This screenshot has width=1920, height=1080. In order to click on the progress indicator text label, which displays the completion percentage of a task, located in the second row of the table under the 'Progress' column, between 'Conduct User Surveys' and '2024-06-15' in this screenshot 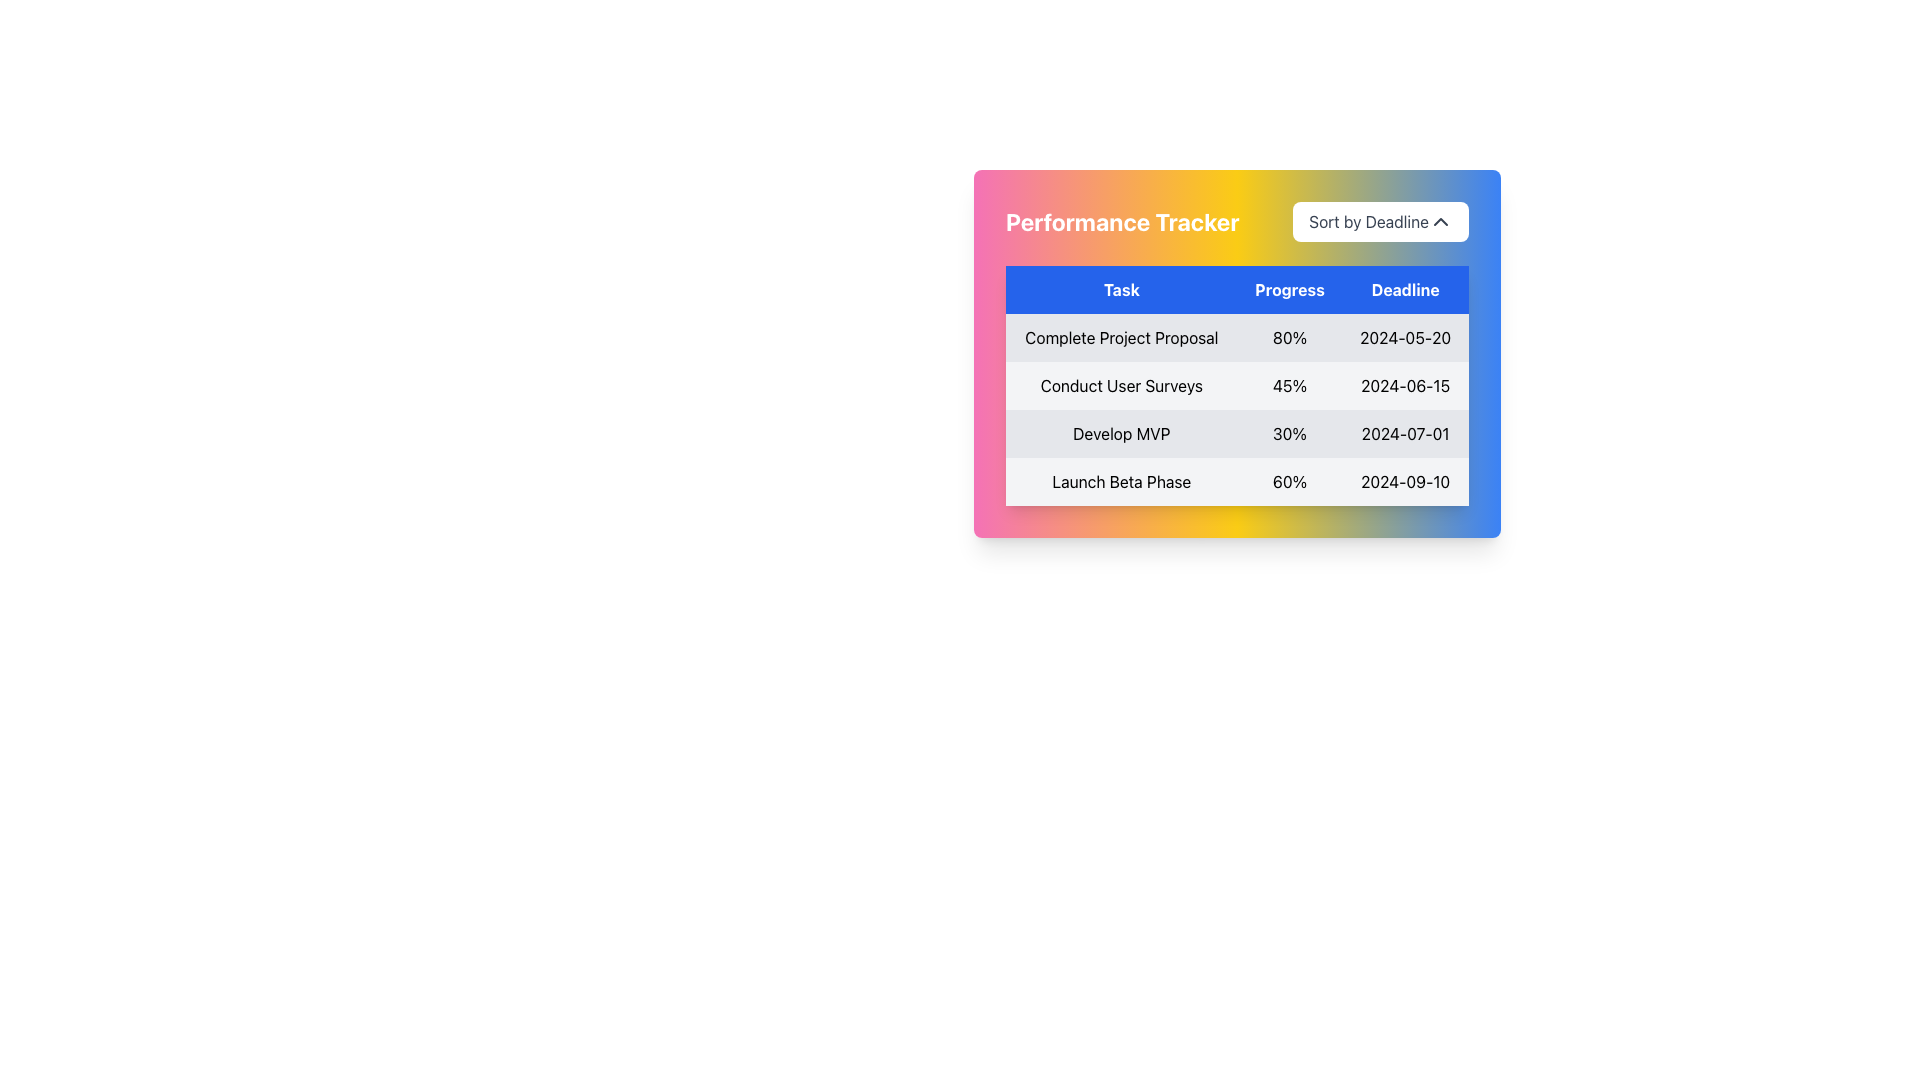, I will do `click(1290, 385)`.